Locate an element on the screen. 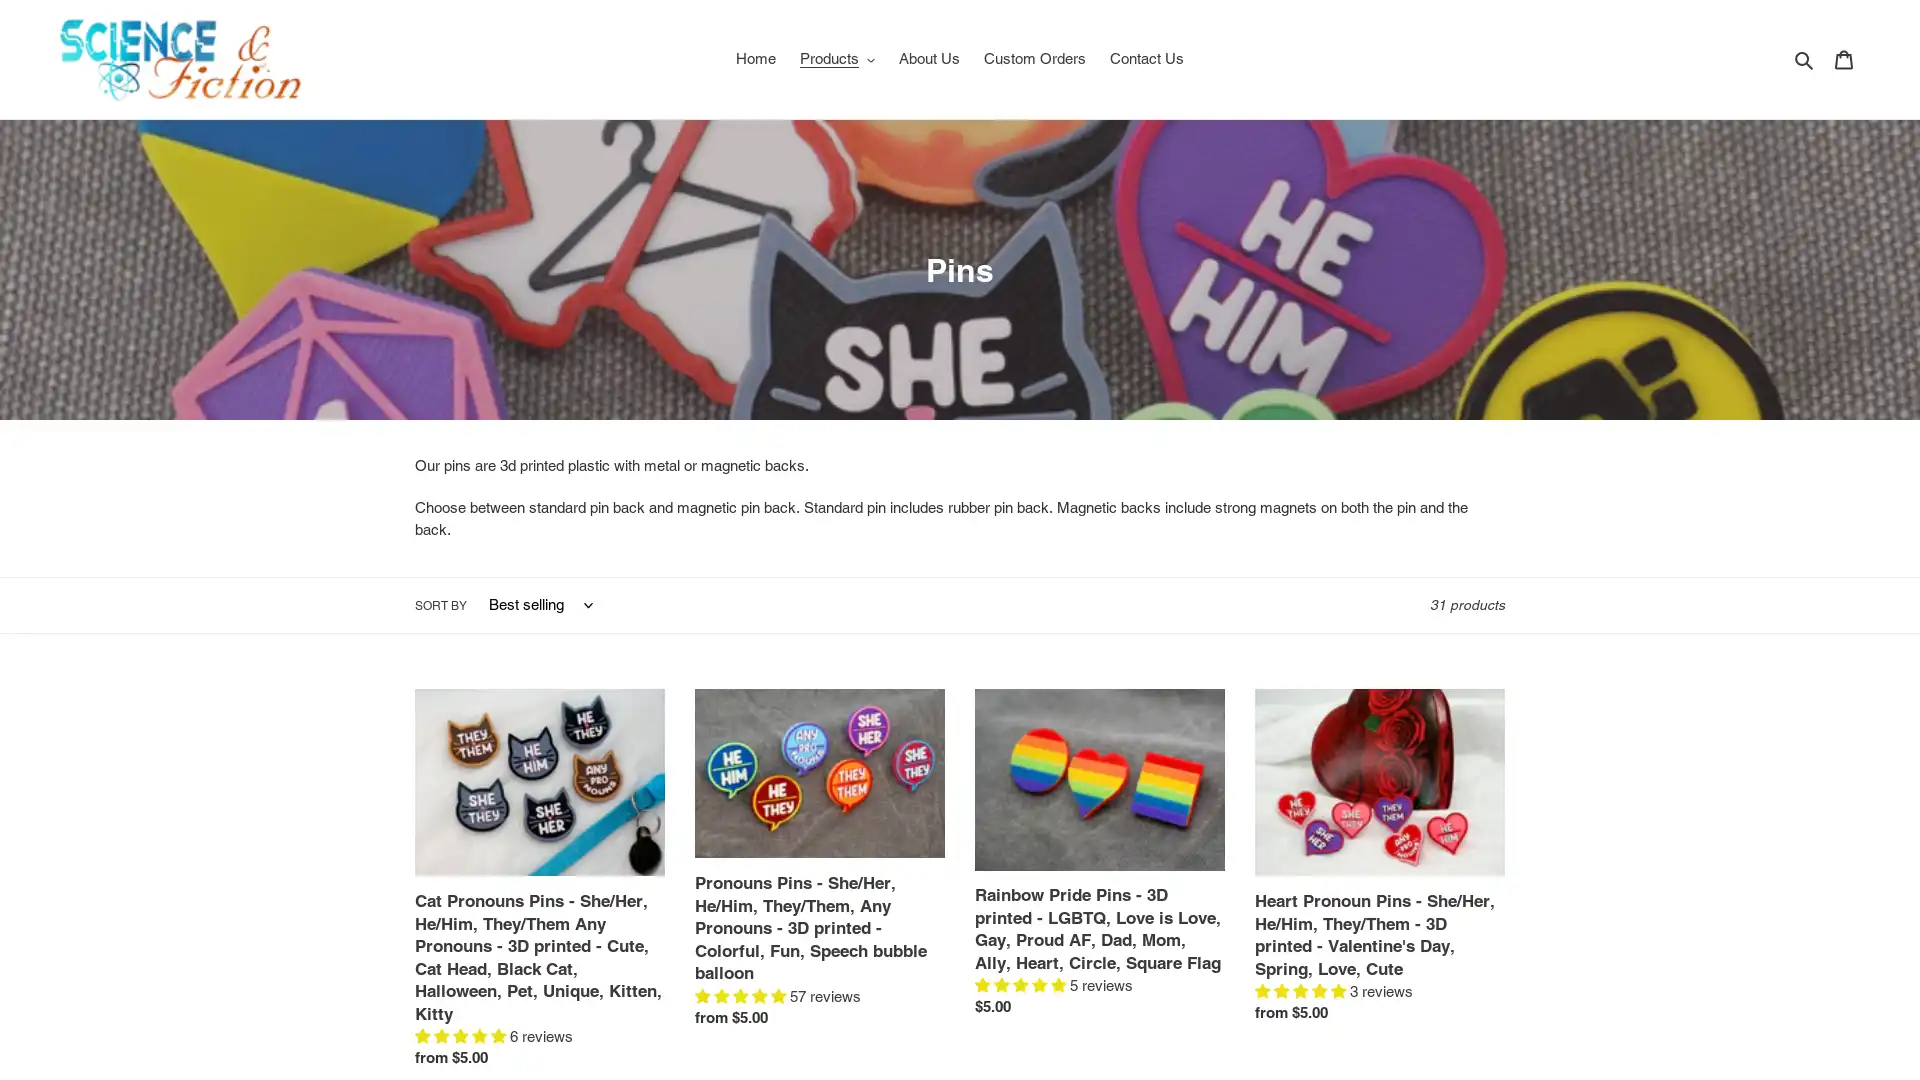  Products is located at coordinates (836, 57).